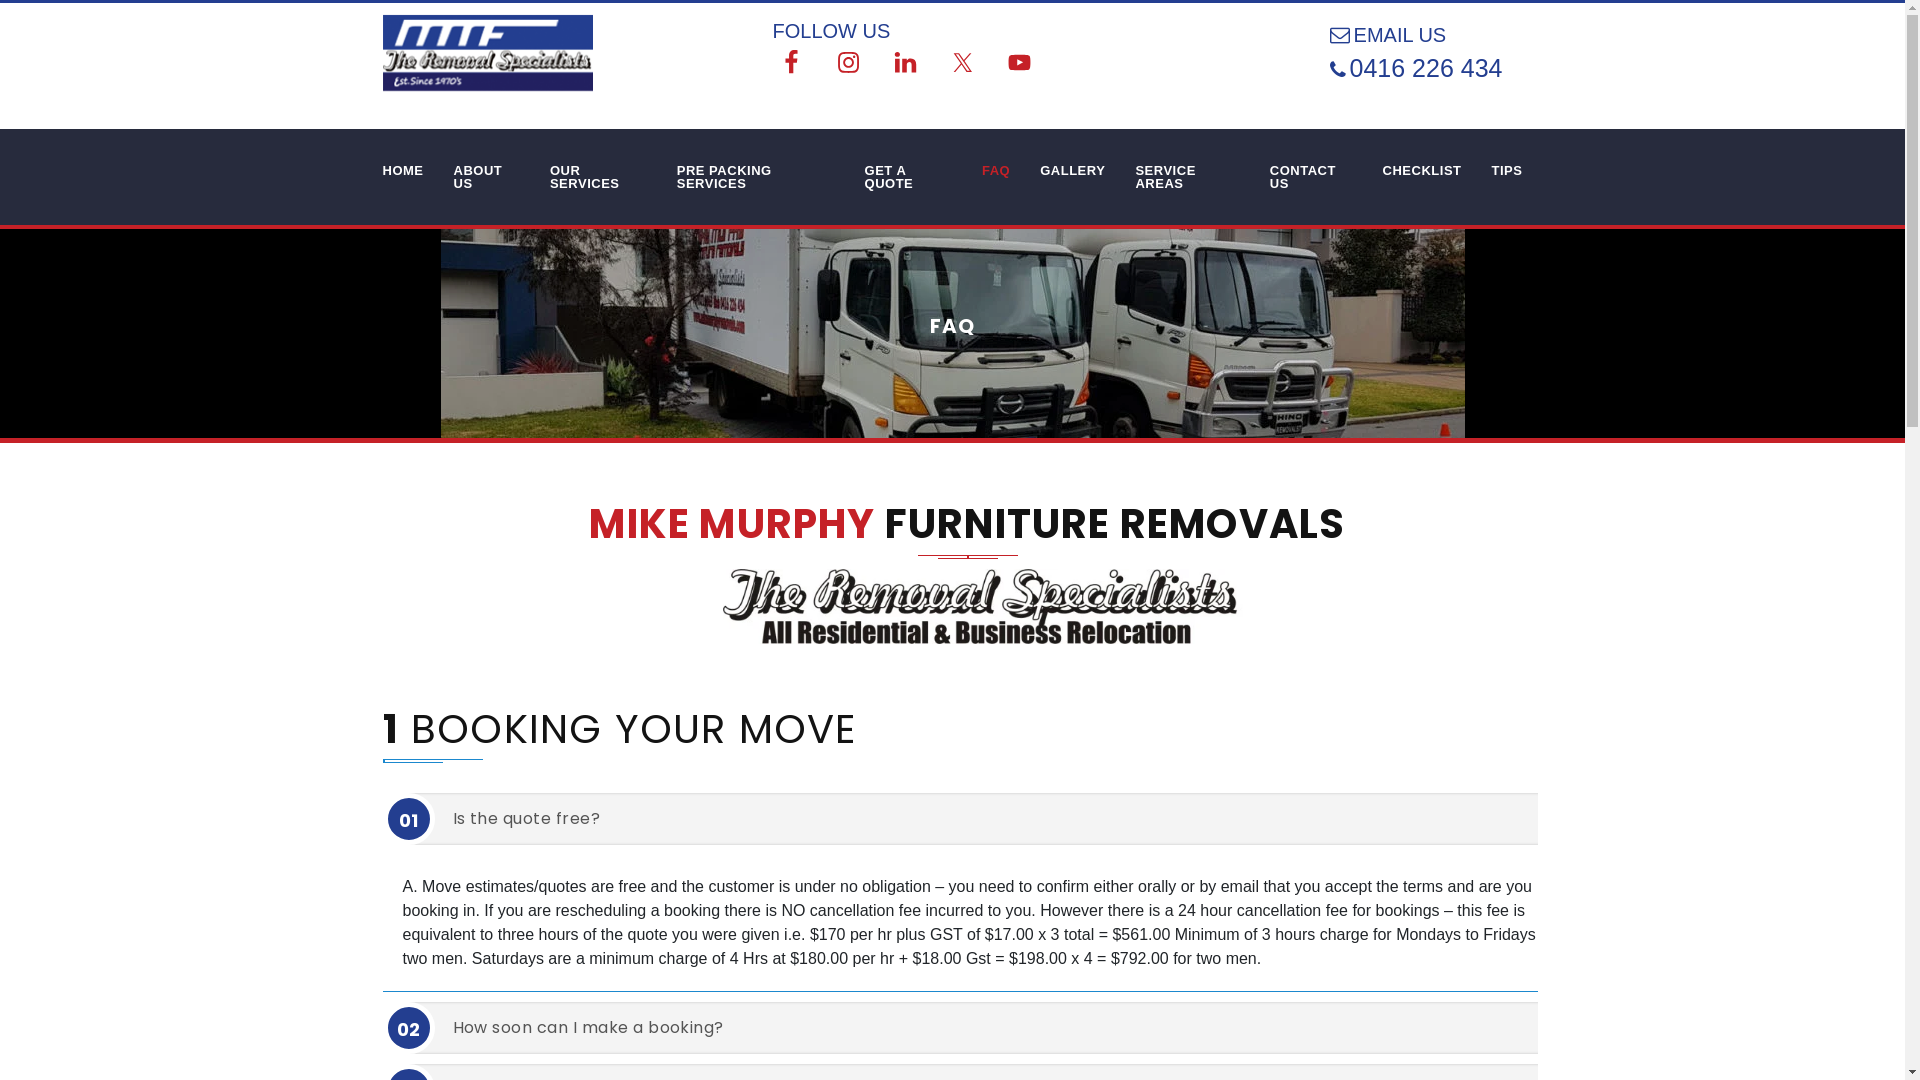  What do you see at coordinates (1507, 169) in the screenshot?
I see `'TIPS'` at bounding box center [1507, 169].